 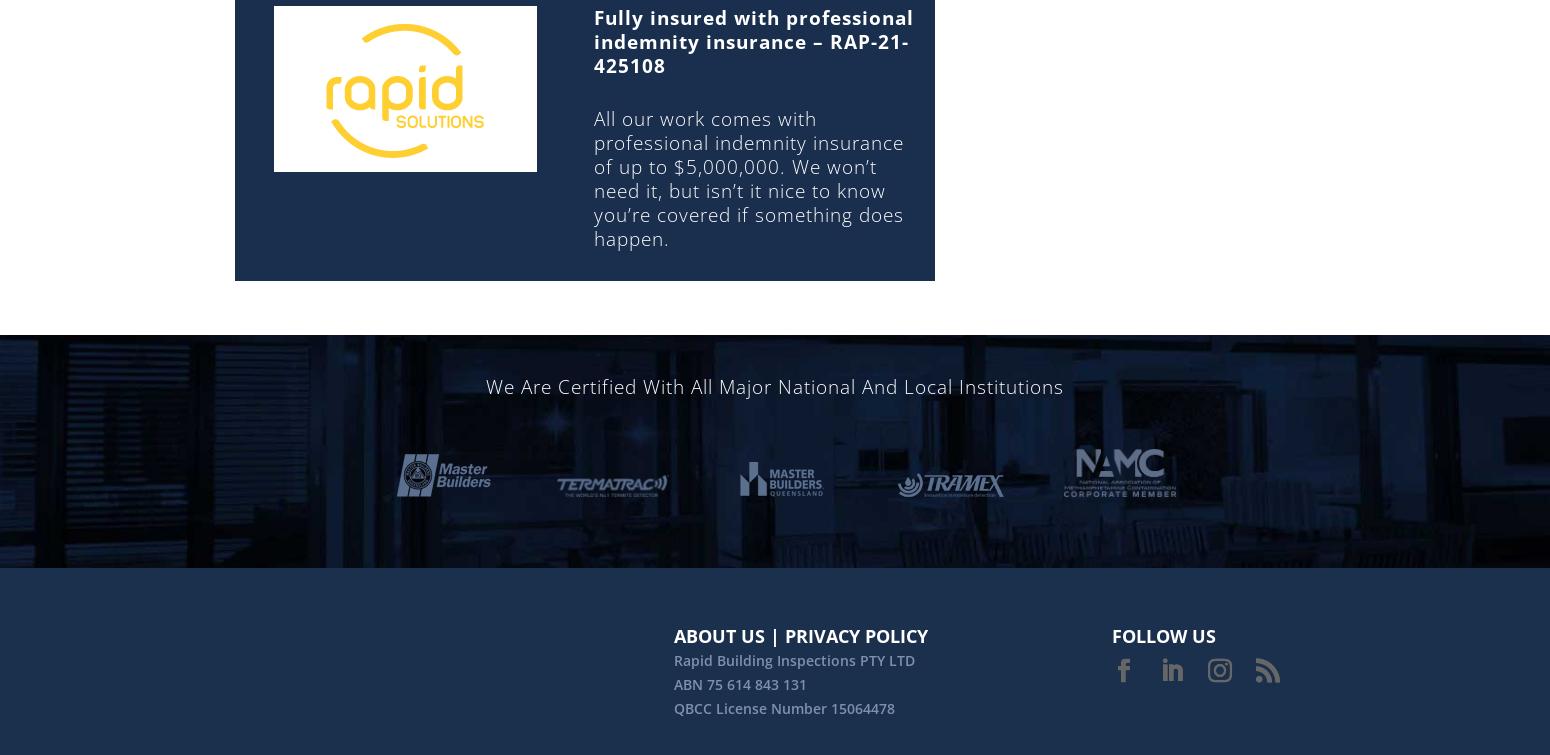 What do you see at coordinates (593, 40) in the screenshot?
I see `'Fully insured with professional indemnity insurance – RAP-21-425108'` at bounding box center [593, 40].